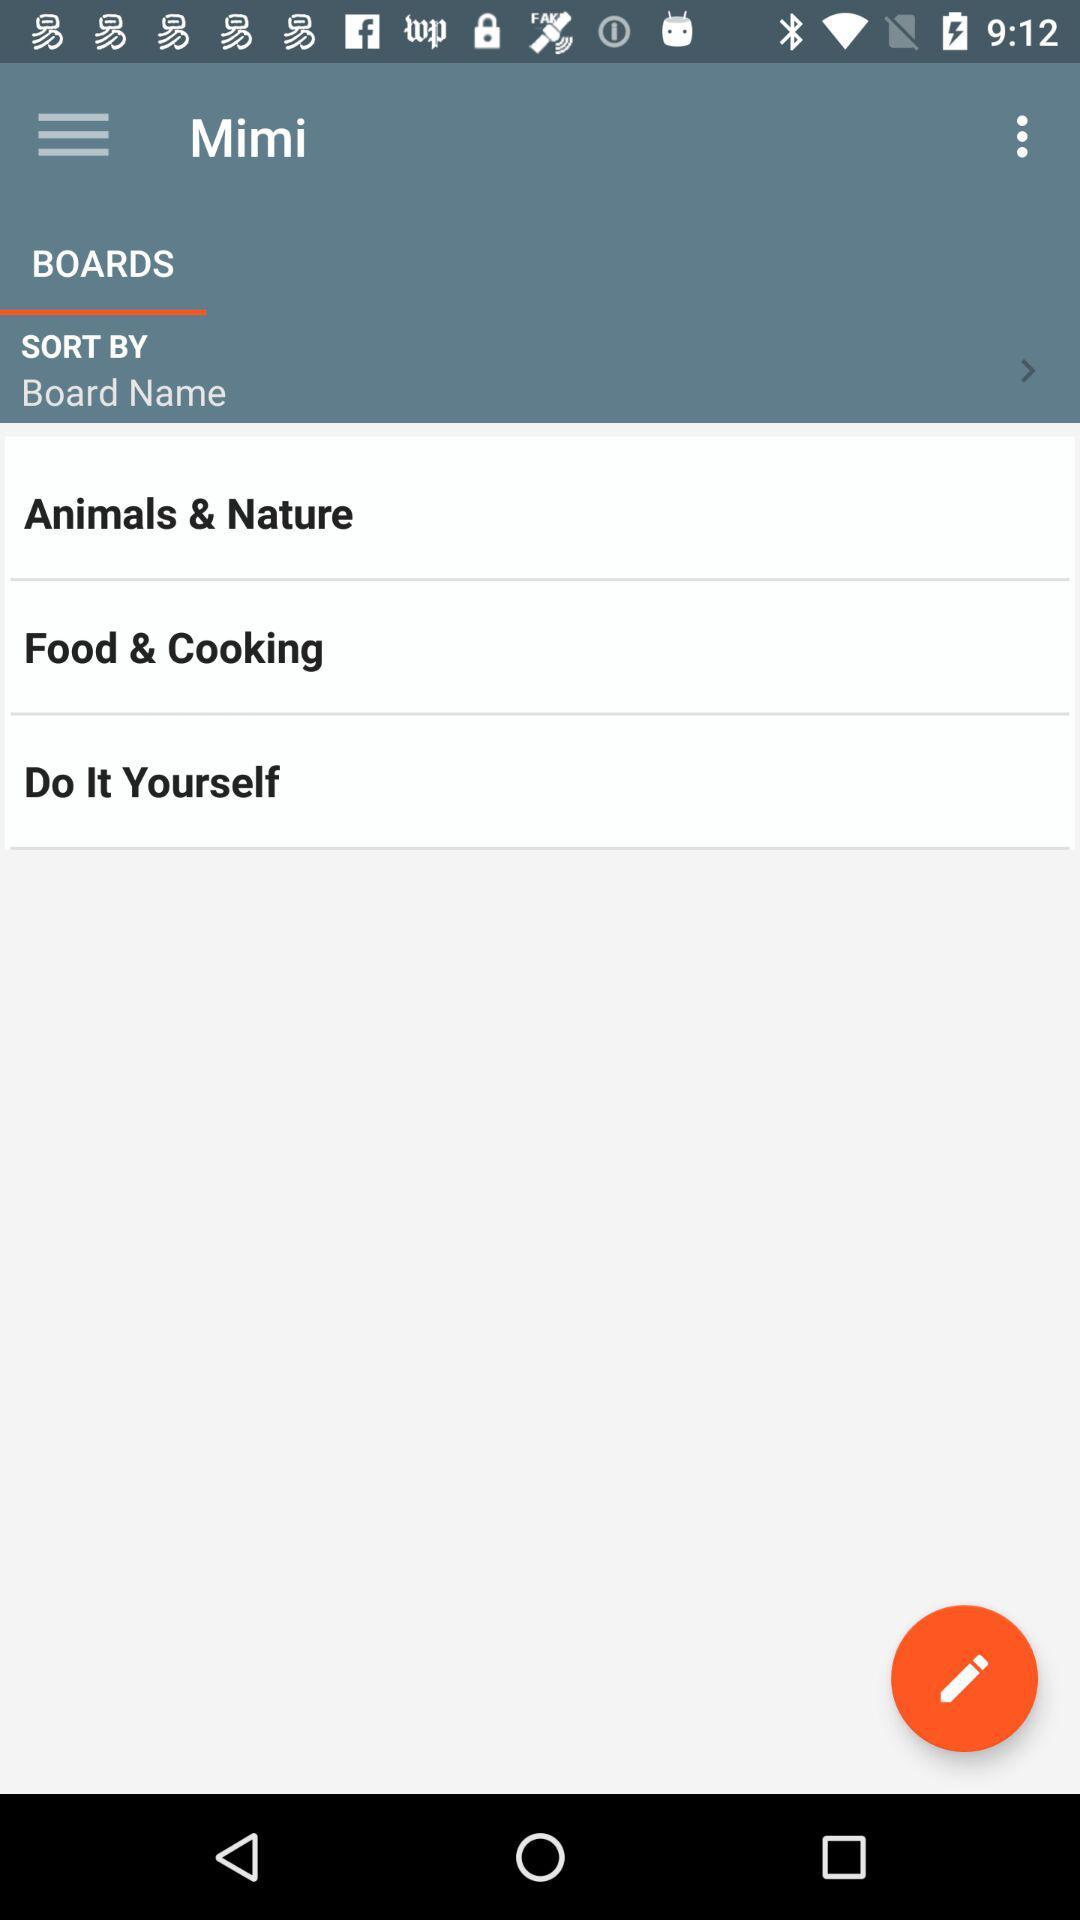 This screenshot has height=1920, width=1080. What do you see at coordinates (72, 135) in the screenshot?
I see `the item next to the mimi` at bounding box center [72, 135].